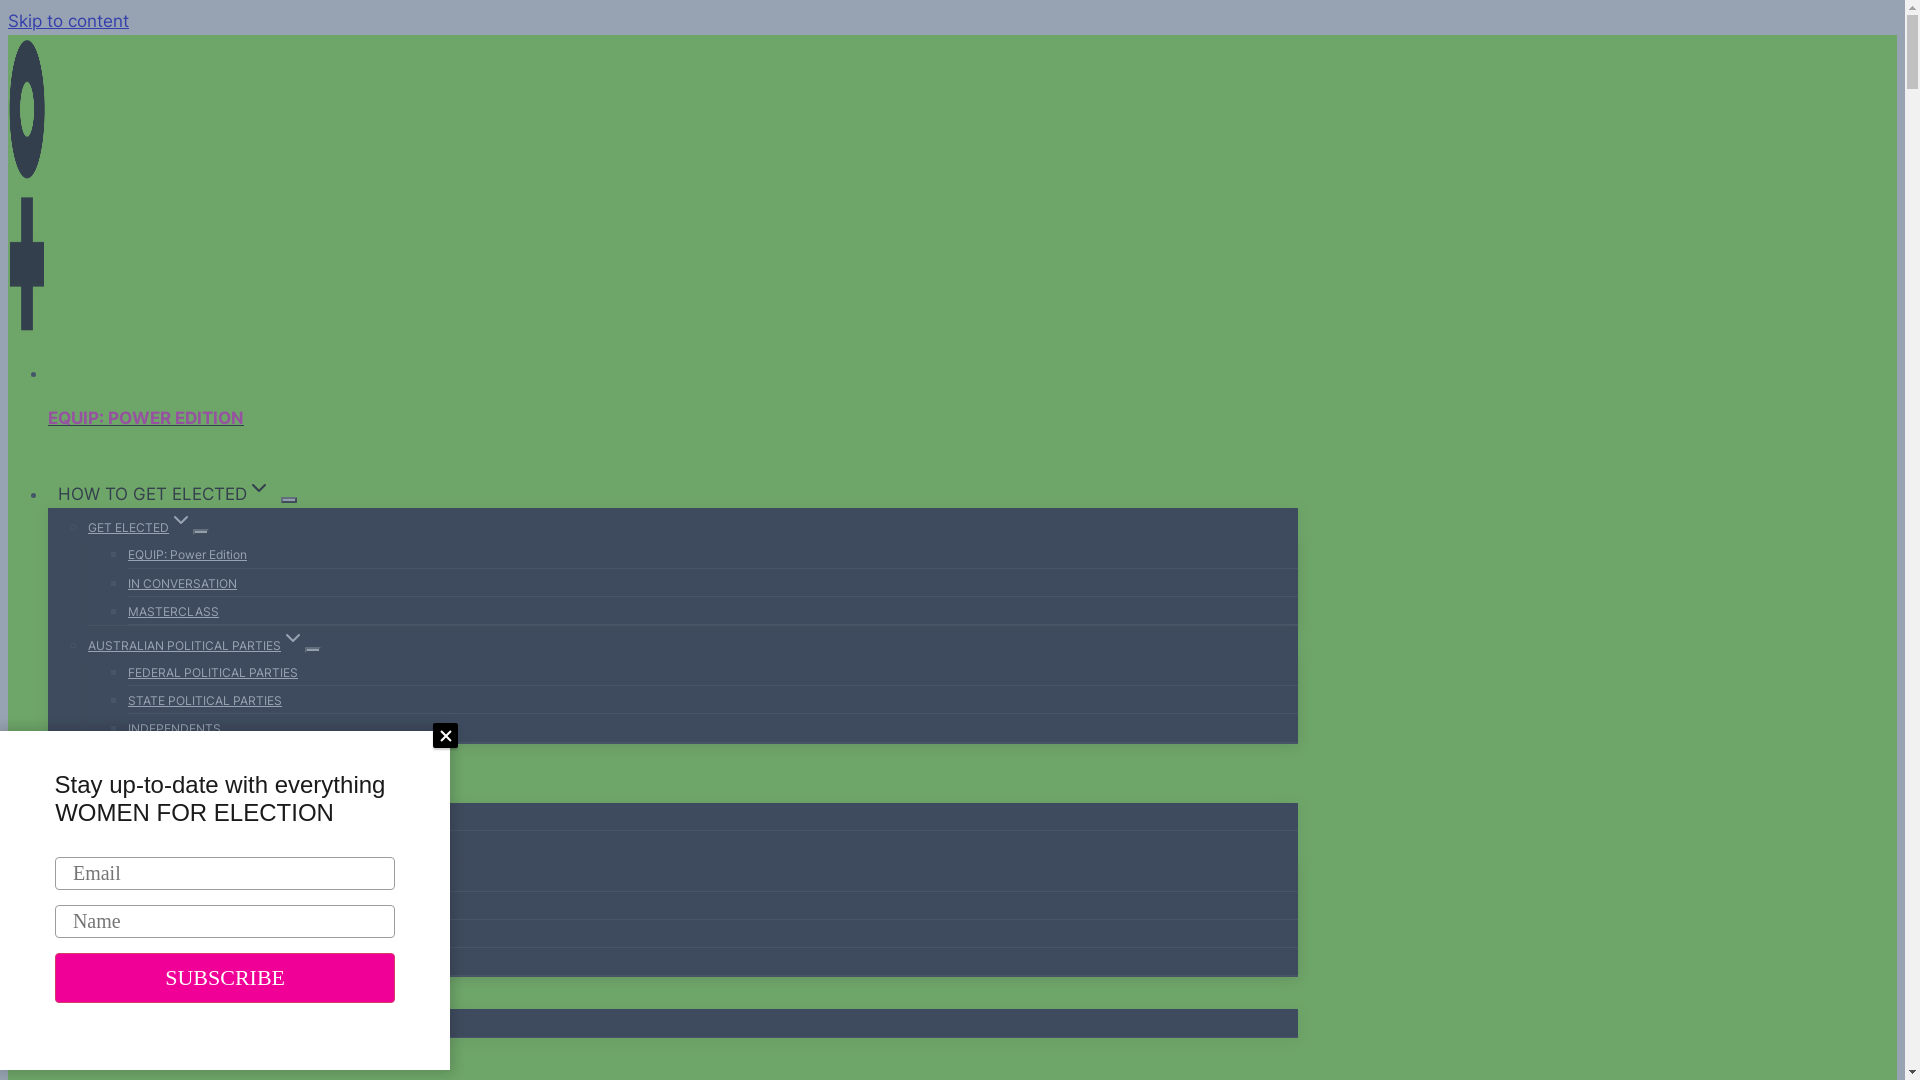  Describe the element at coordinates (672, 416) in the screenshot. I see `'EQUIP: POWER EDITION'` at that location.